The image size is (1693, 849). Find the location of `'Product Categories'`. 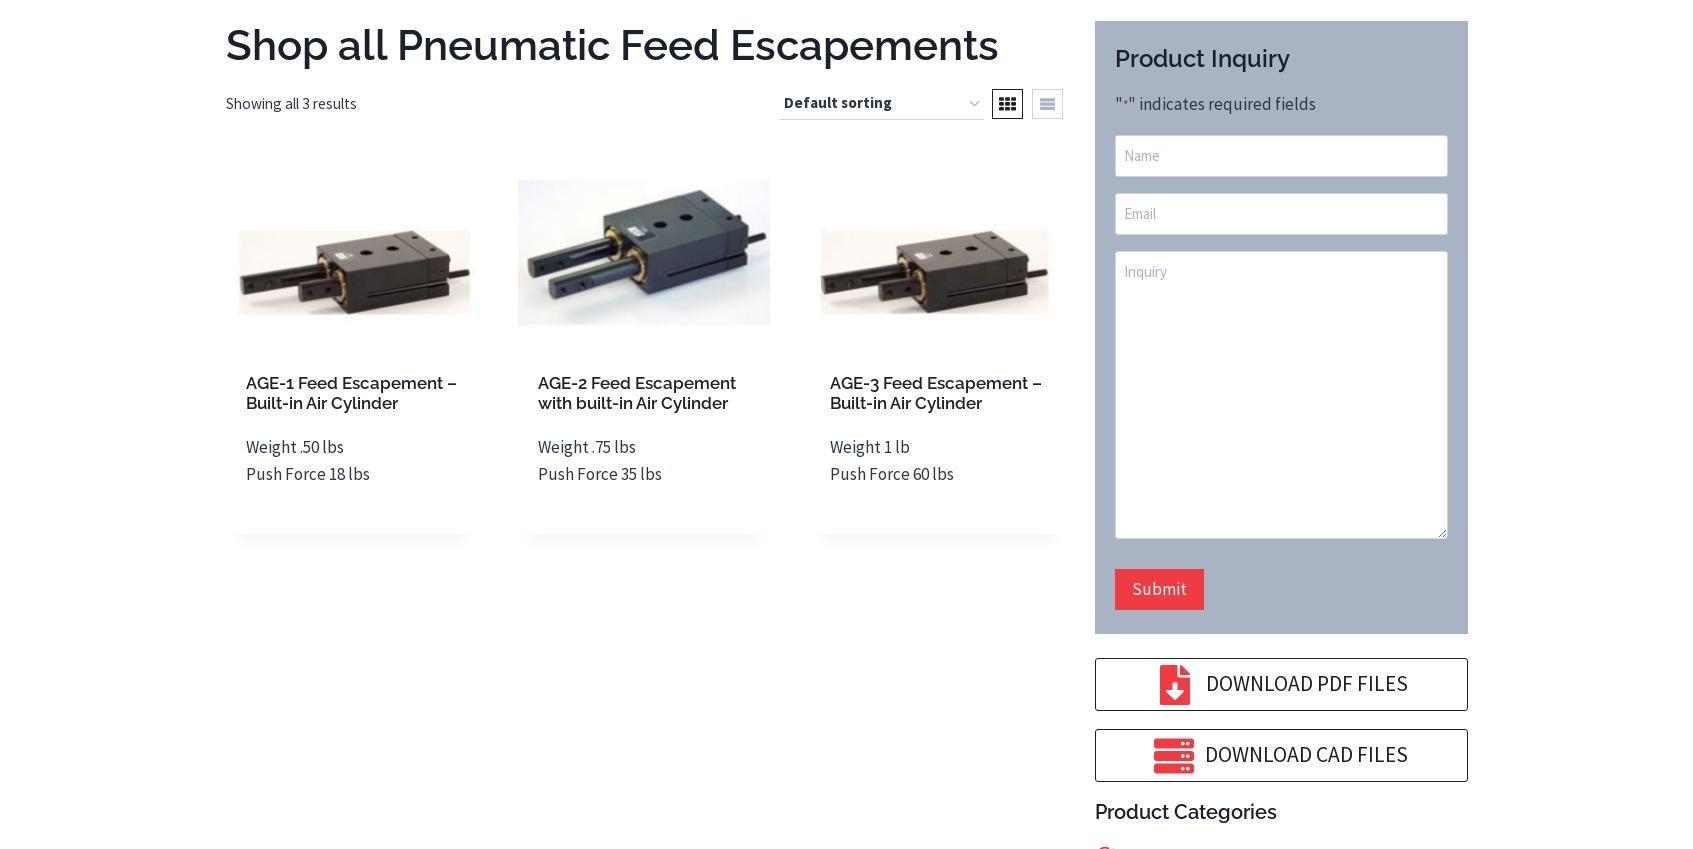

'Product Categories' is located at coordinates (1183, 811).